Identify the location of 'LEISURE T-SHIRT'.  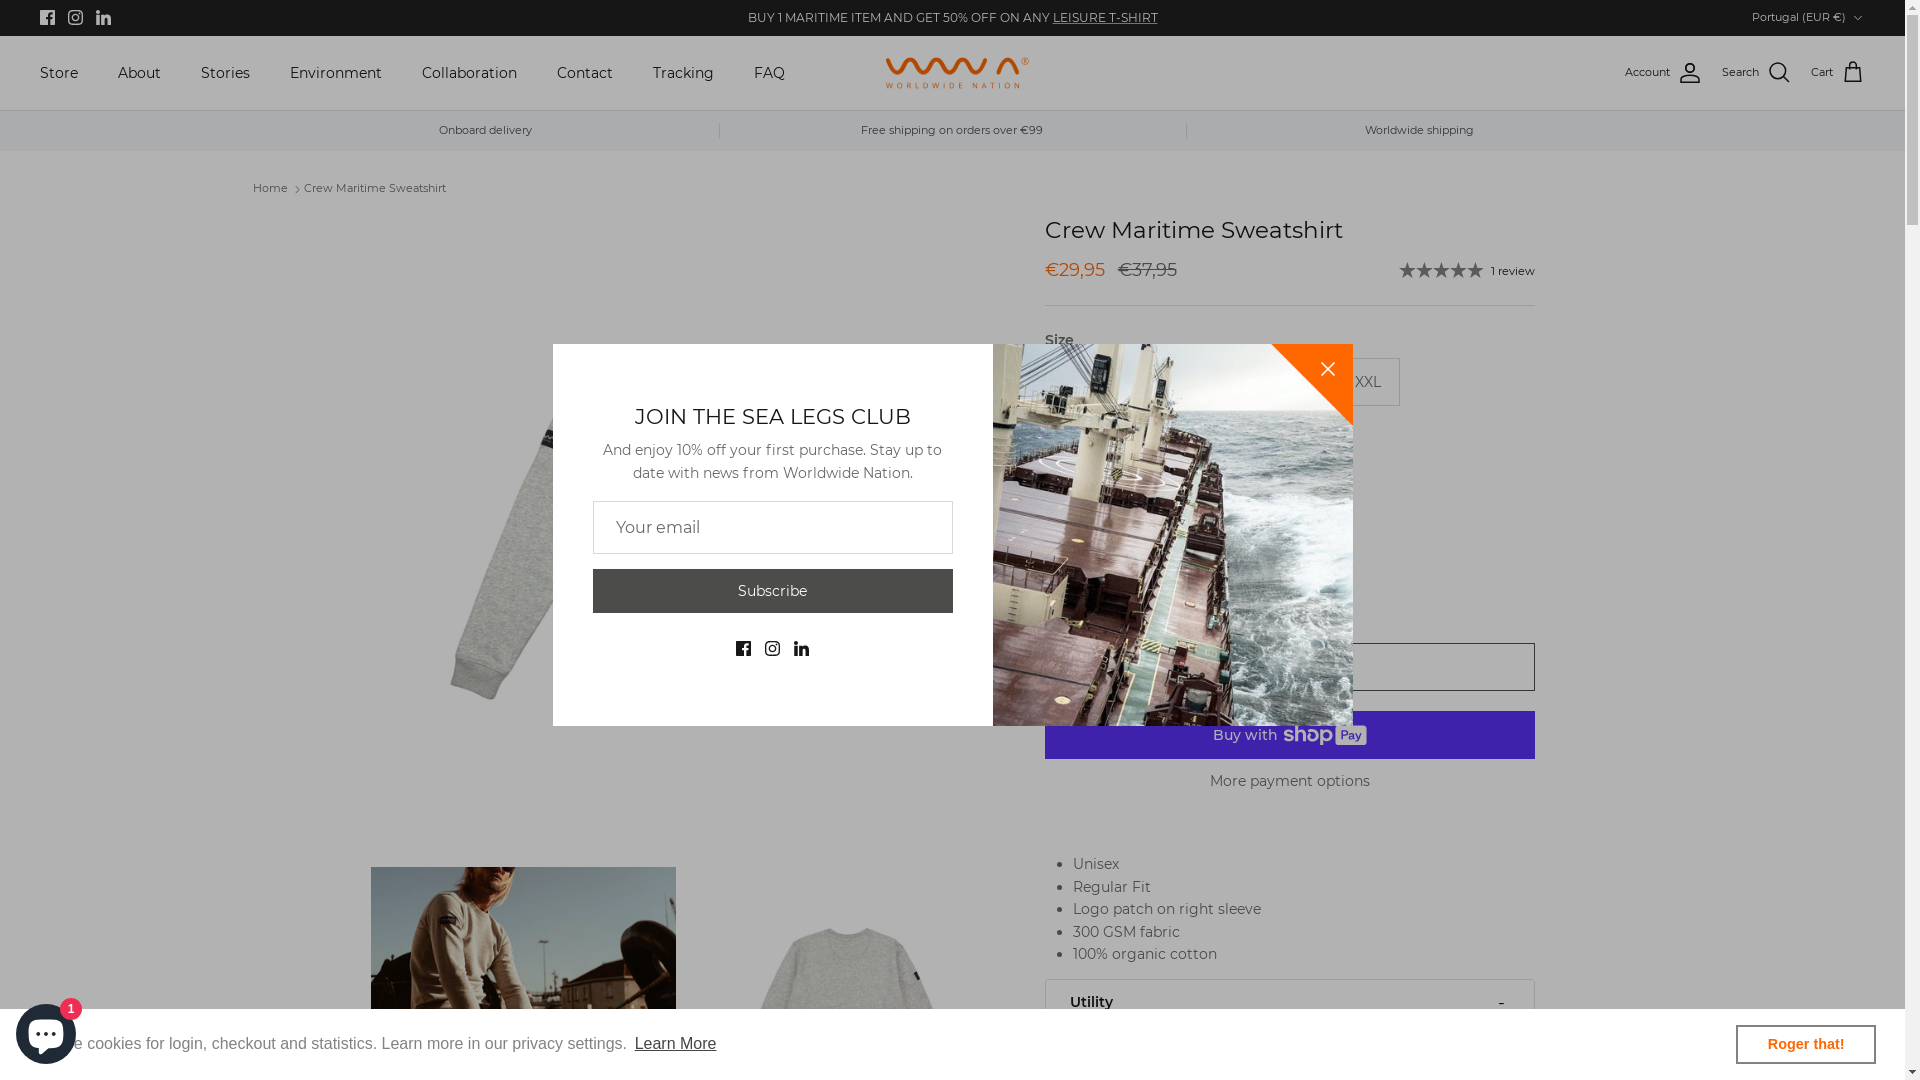
(1050, 17).